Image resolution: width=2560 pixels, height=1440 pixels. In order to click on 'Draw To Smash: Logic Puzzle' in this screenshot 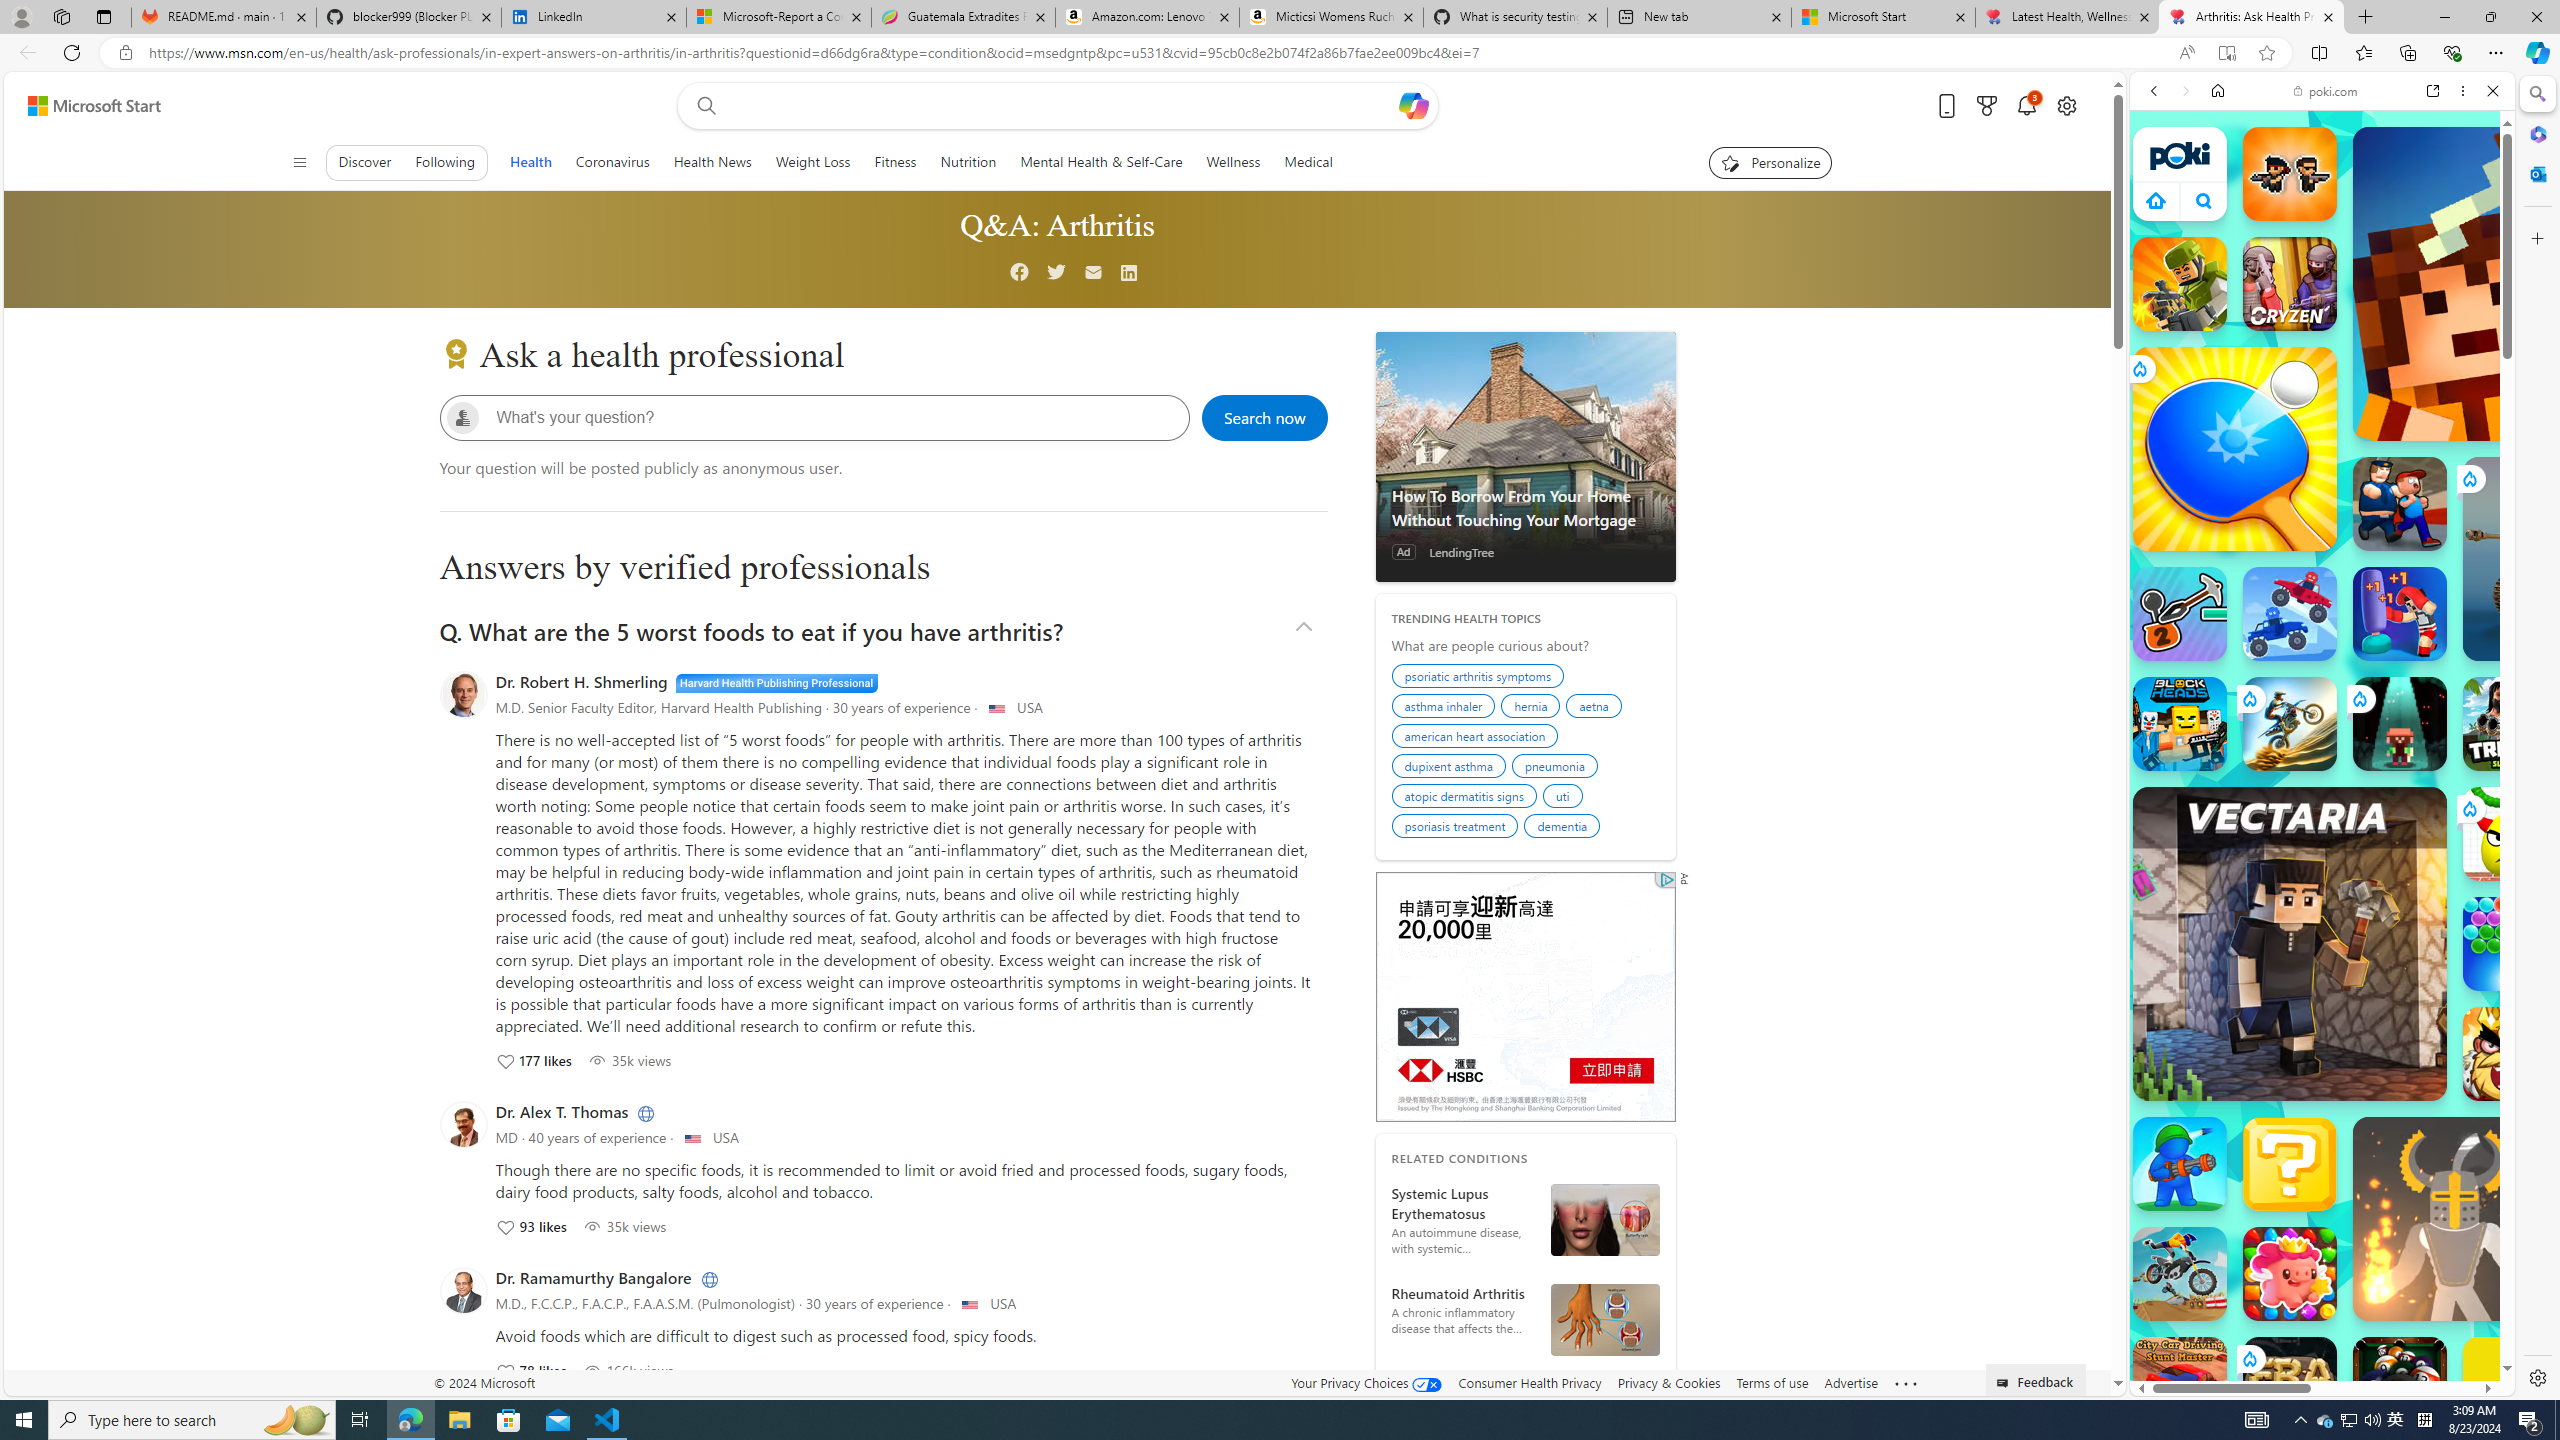, I will do `click(2510, 834)`.